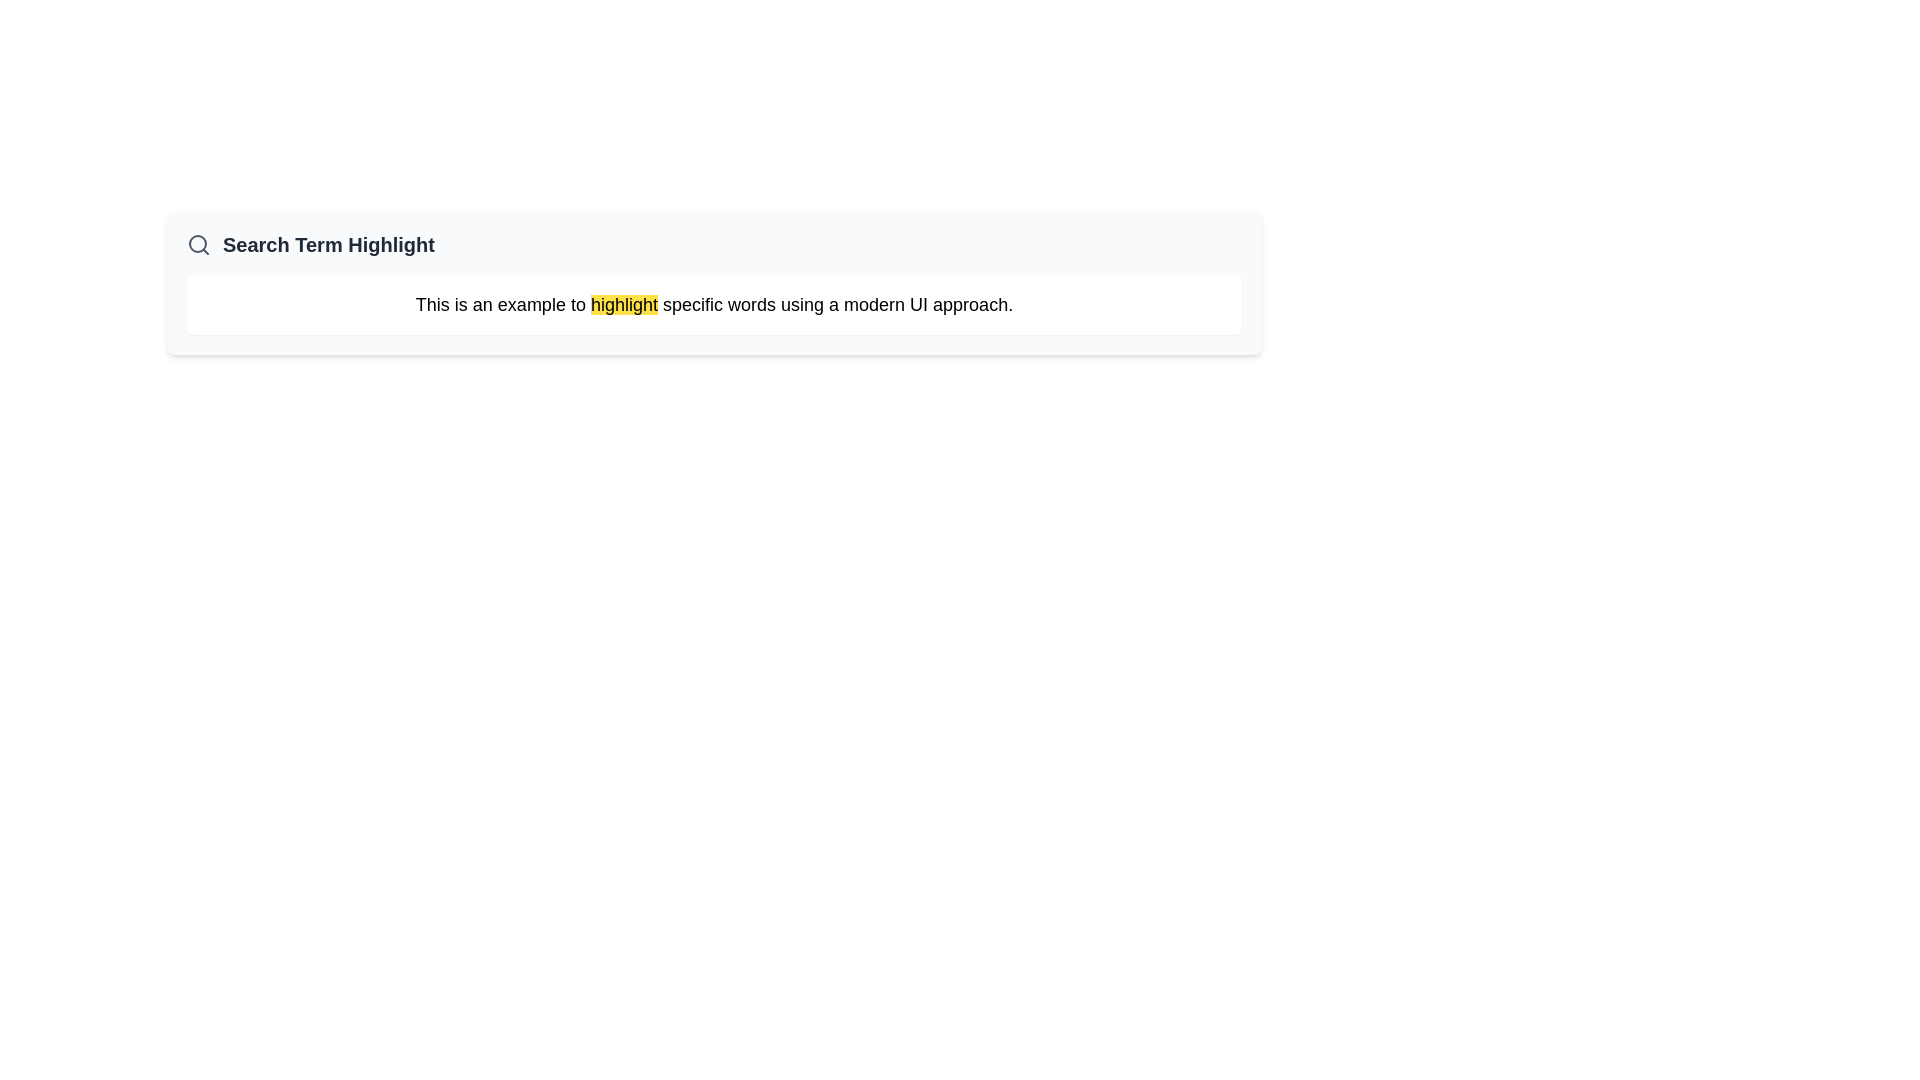 The image size is (1920, 1080). Describe the element at coordinates (197, 242) in the screenshot. I see `the SVG circle element that represents the lens of the magnifying glass icon located next to the 'Search Term Highlight' label` at that location.